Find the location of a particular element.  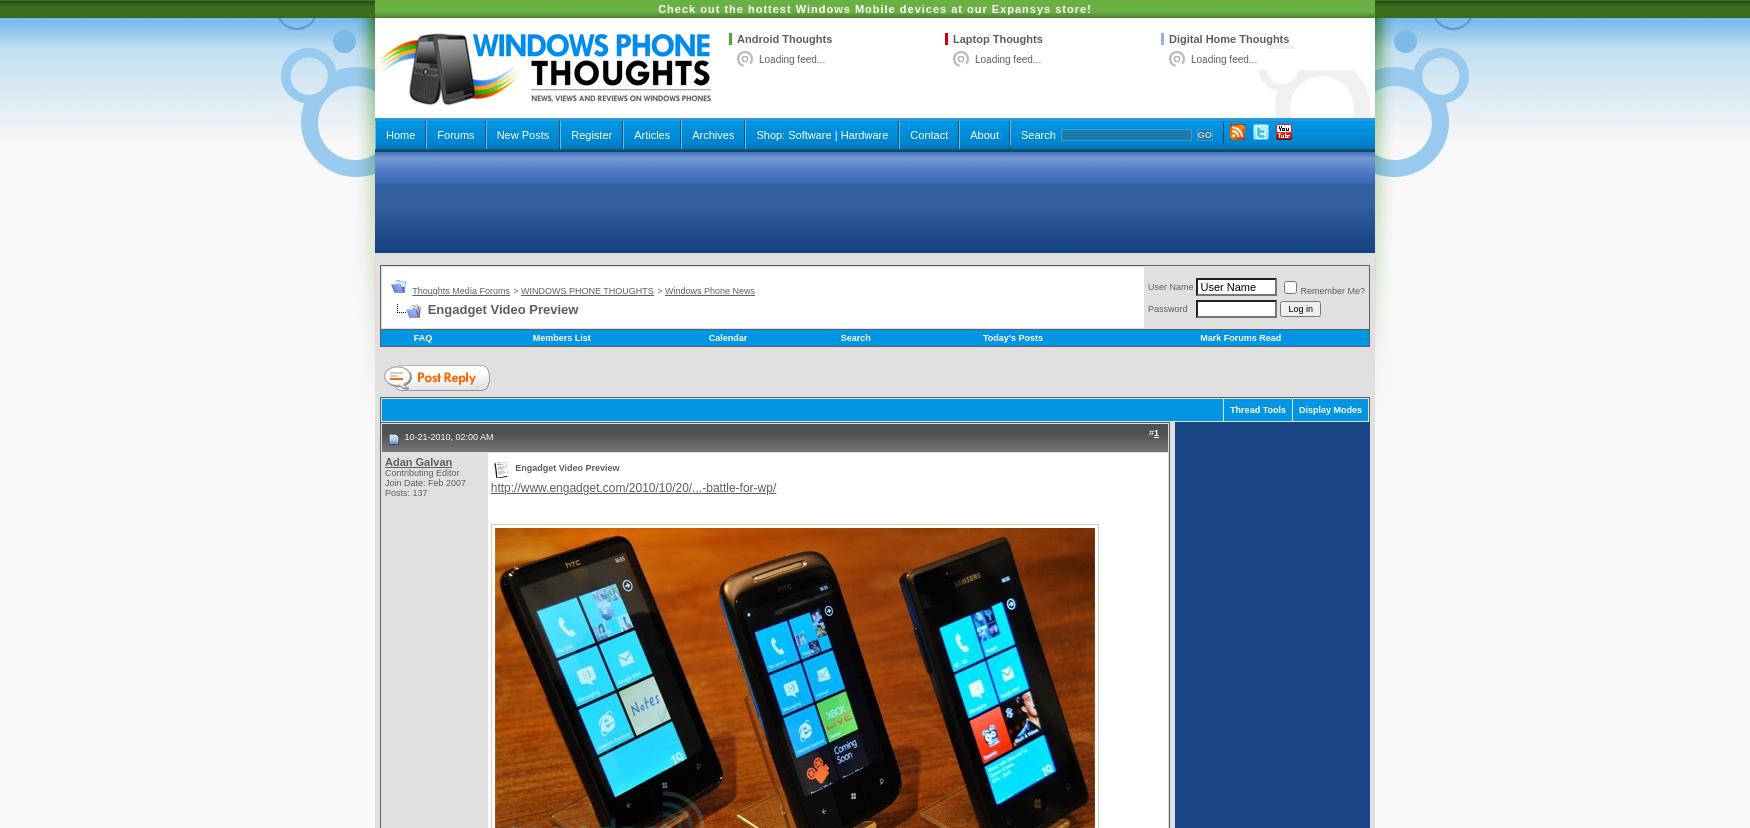

'Android Thoughts' is located at coordinates (783, 37).